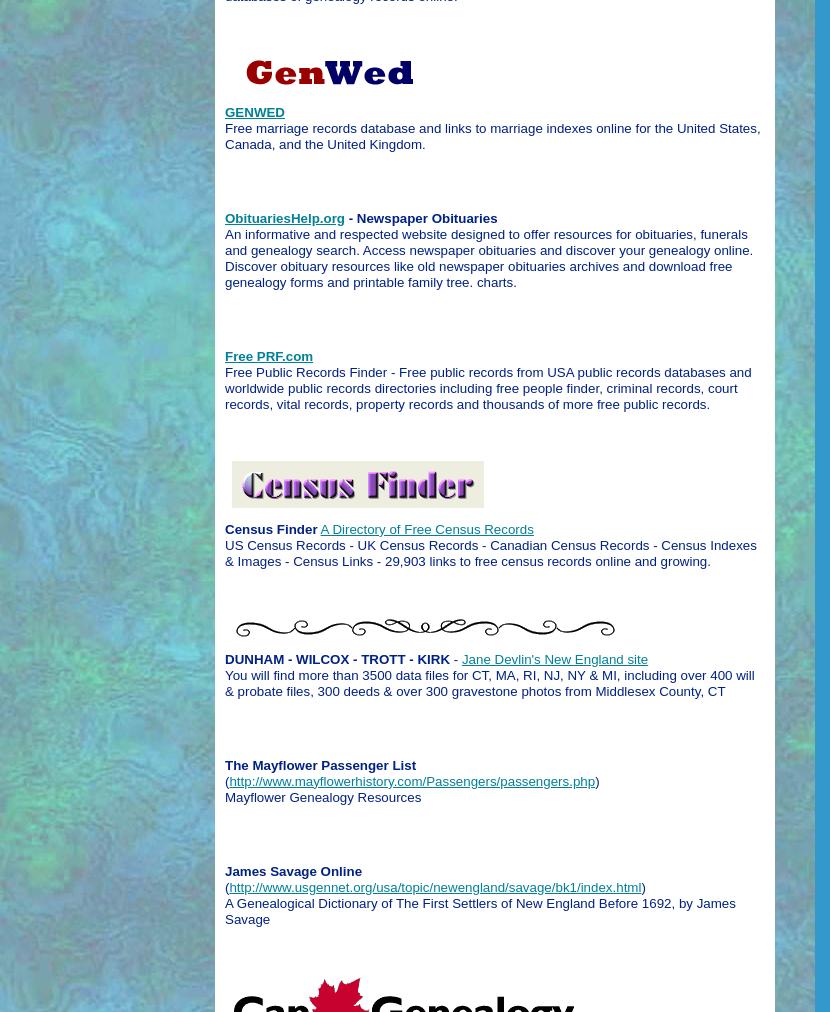  Describe the element at coordinates (224, 256) in the screenshot. I see `'An informative and respected website designed  to offer resources for obituaries, funerals and genealogy search. Access newspaper obituaries and discover your genealogy online. Discover obituary resources like old newspaper obituaries archives and download free genealogy forms and printable family tree.
charts.'` at that location.